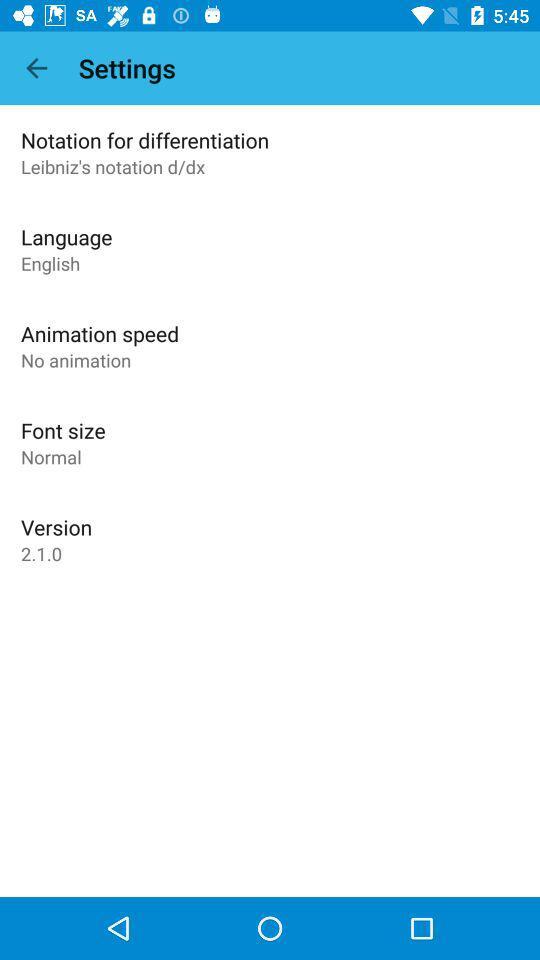 Image resolution: width=540 pixels, height=960 pixels. Describe the element at coordinates (51, 457) in the screenshot. I see `the app below font size` at that location.